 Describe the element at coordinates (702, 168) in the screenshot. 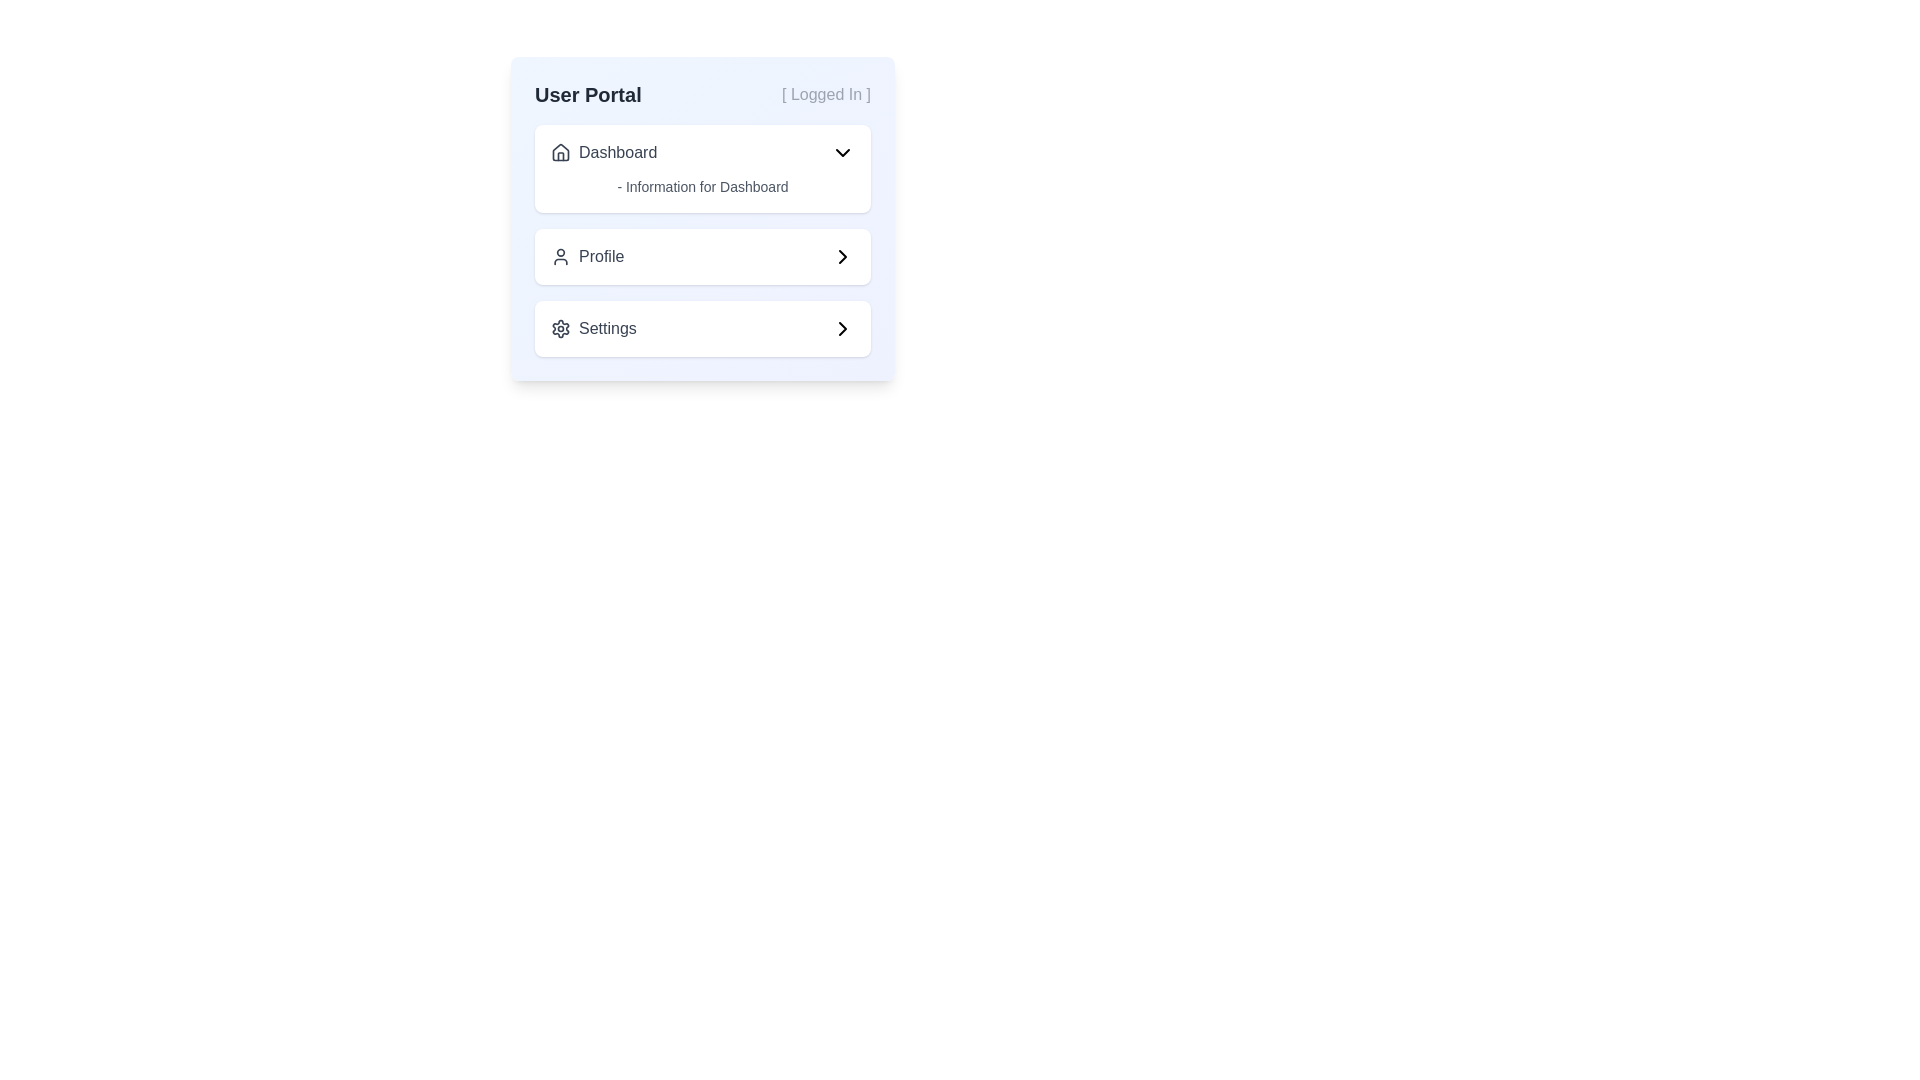

I see `information displayed within the Dashboard card or informational panel, which is the first element in the vertical list above the Profile and Settings elements` at that location.